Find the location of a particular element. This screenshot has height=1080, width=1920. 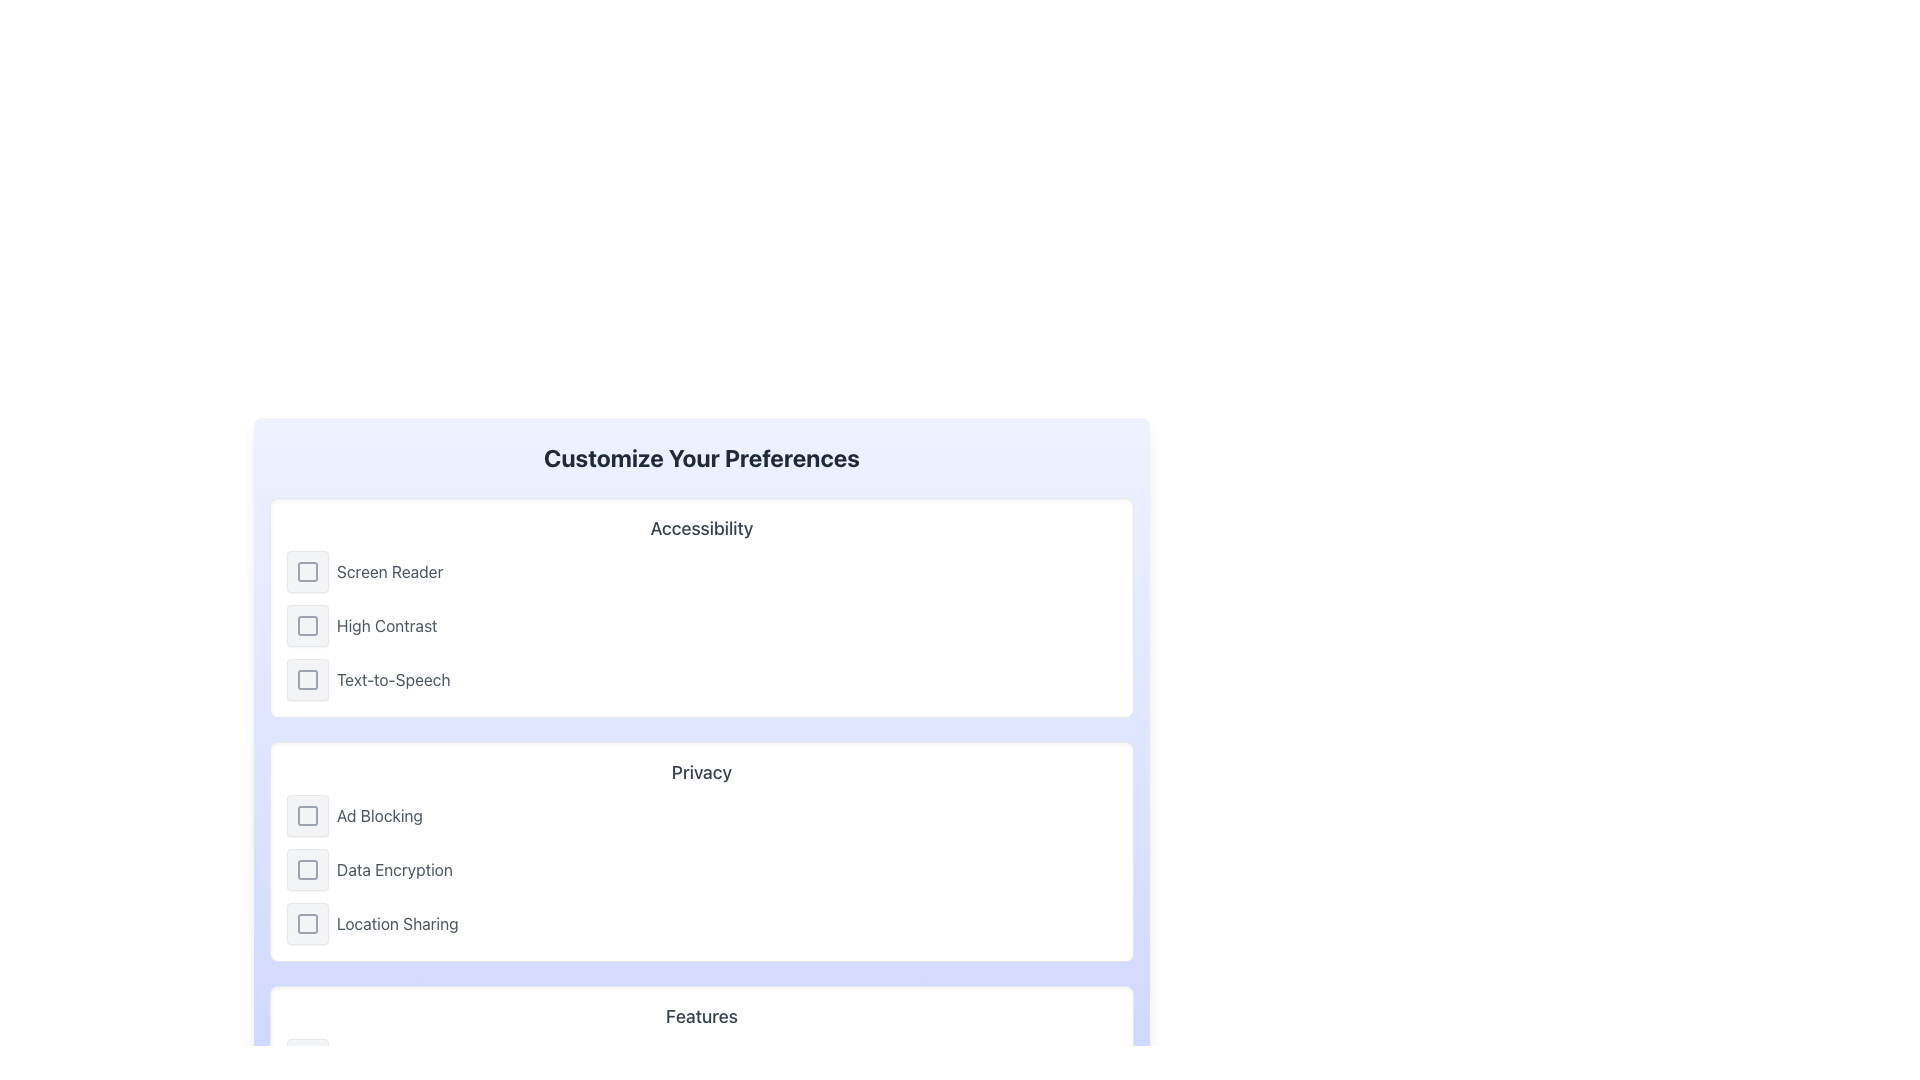

the checkbox for 'Location Sharing' under the 'Privacy' section is located at coordinates (306, 924).